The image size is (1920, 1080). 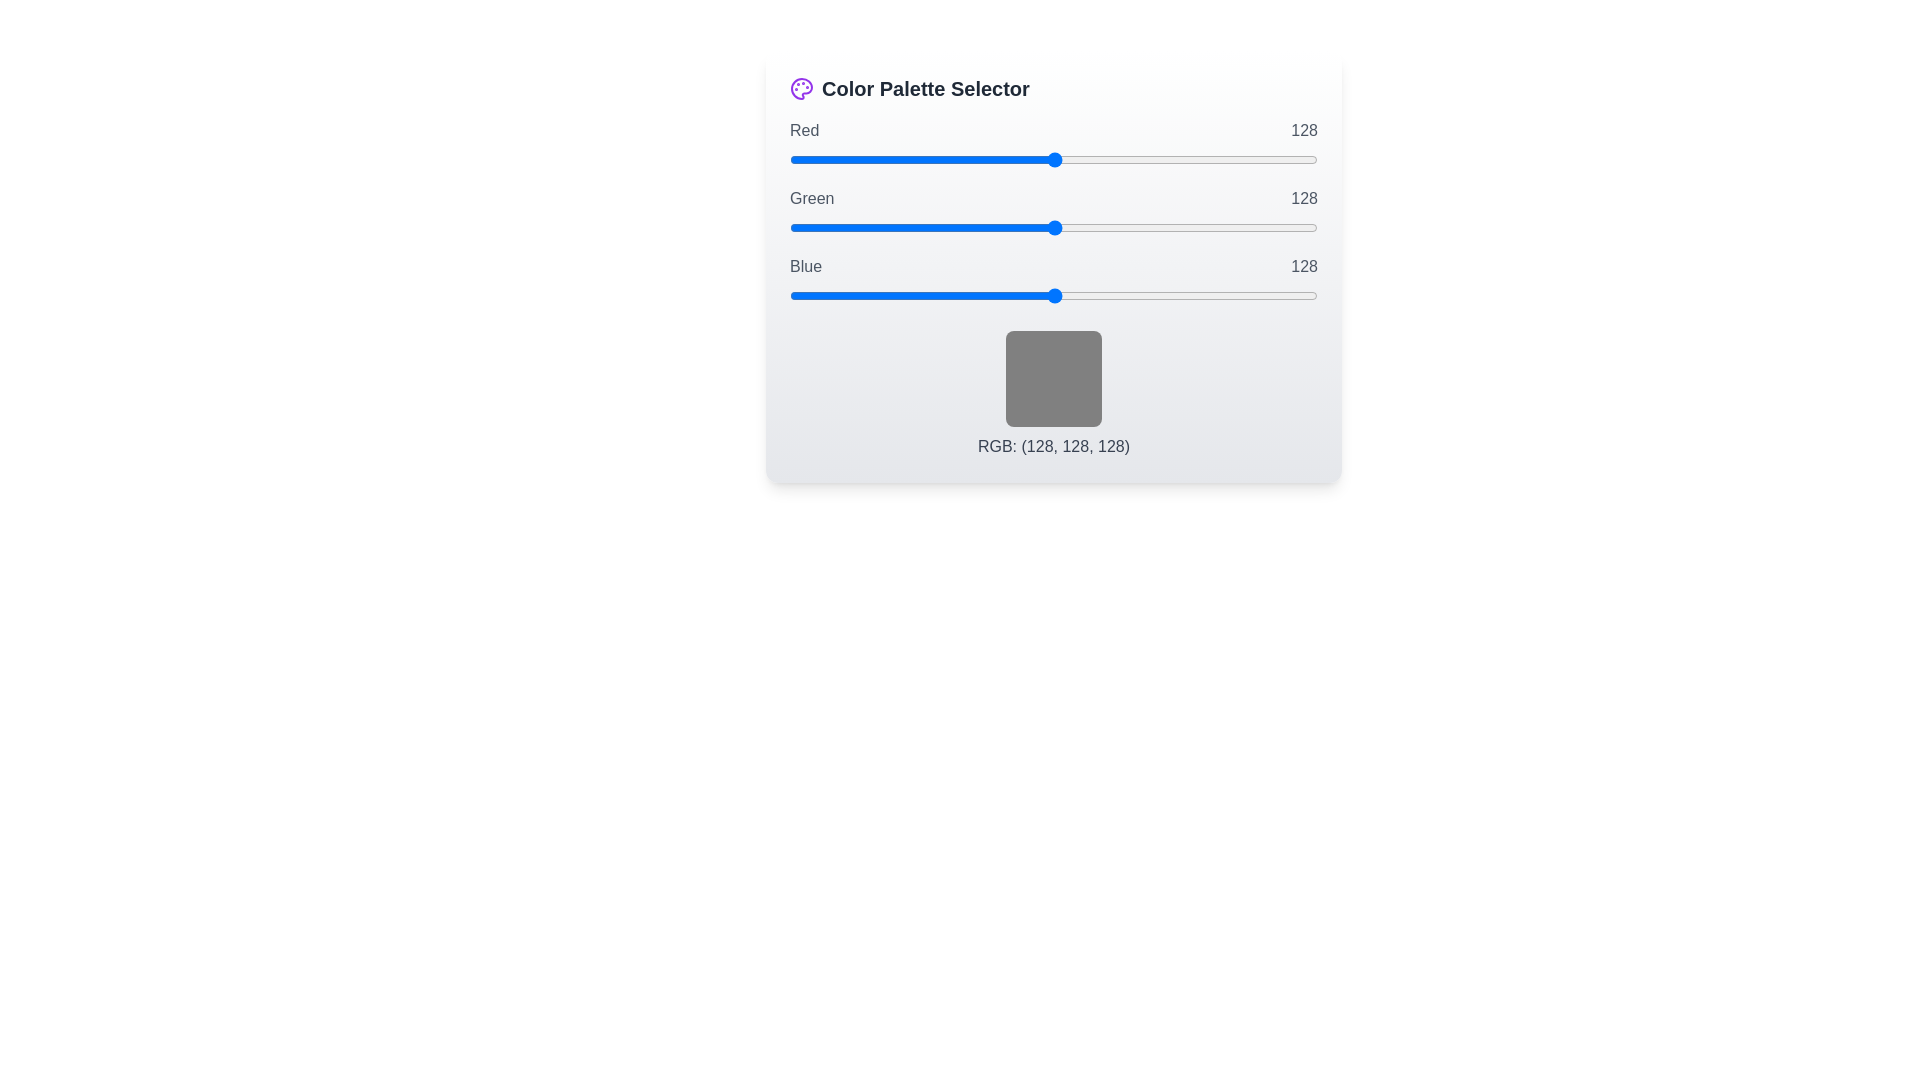 What do you see at coordinates (1053, 226) in the screenshot?
I see `the 1 slider to 144 to observe the color preview box update` at bounding box center [1053, 226].